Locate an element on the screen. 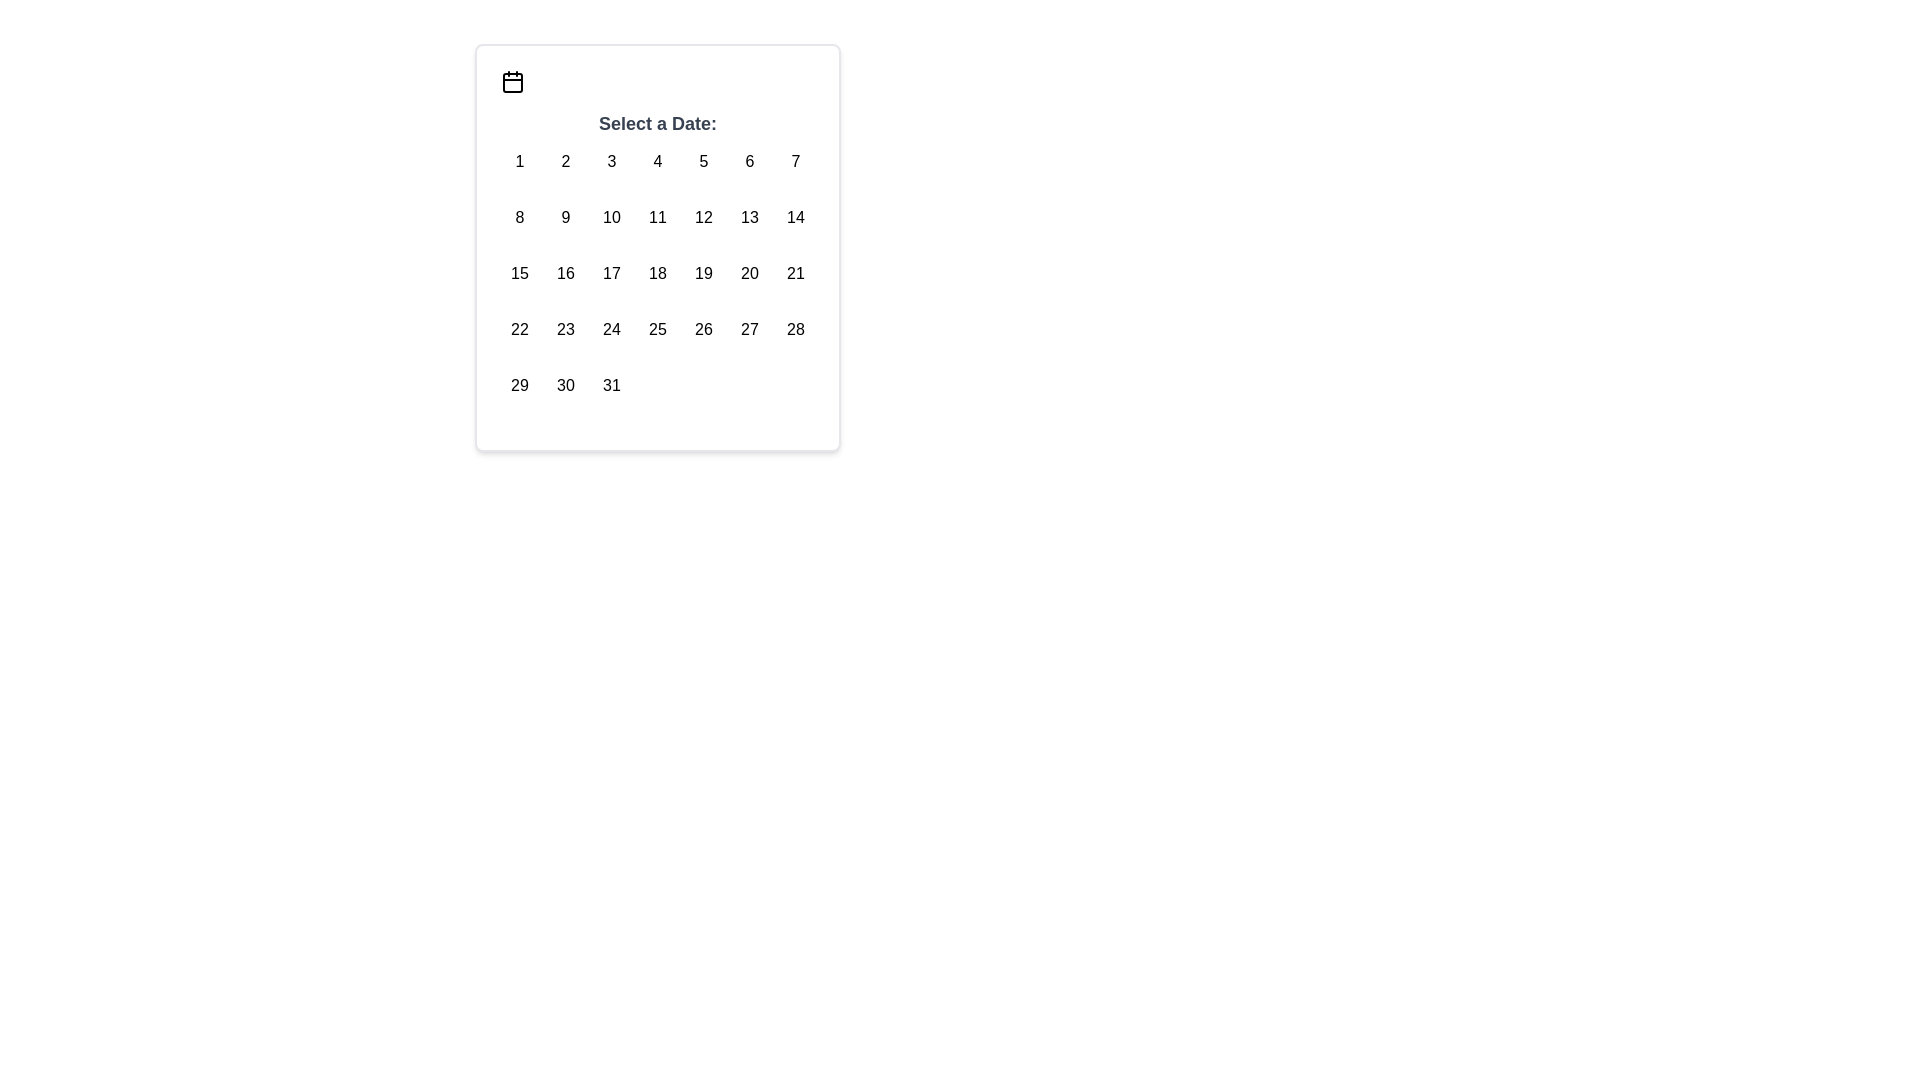 Image resolution: width=1920 pixels, height=1080 pixels. the date selection button for the 12th day in the calendar widget is located at coordinates (704, 218).